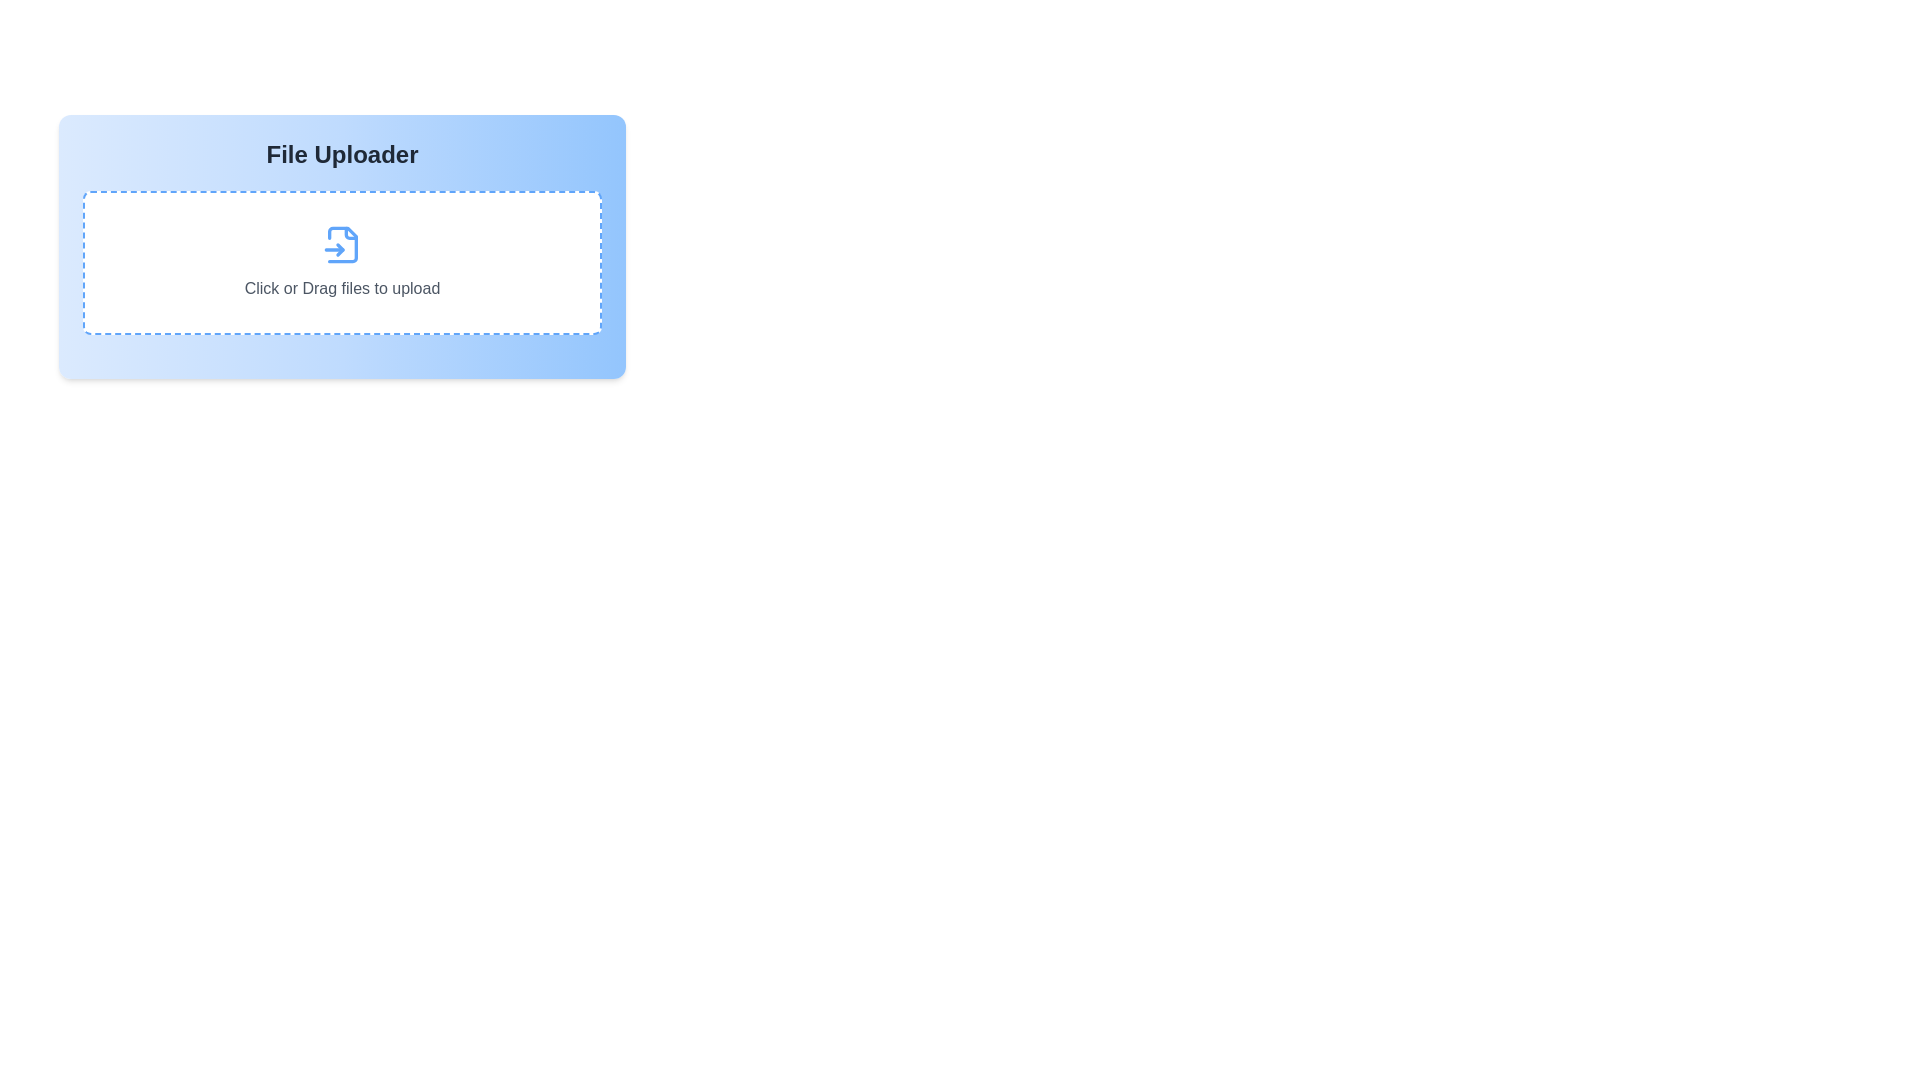 This screenshot has height=1080, width=1920. What do you see at coordinates (342, 244) in the screenshot?
I see `the blue-colored file upload icon with an inward pointing arrow, located centrally within the dashed rectangular upload zone` at bounding box center [342, 244].